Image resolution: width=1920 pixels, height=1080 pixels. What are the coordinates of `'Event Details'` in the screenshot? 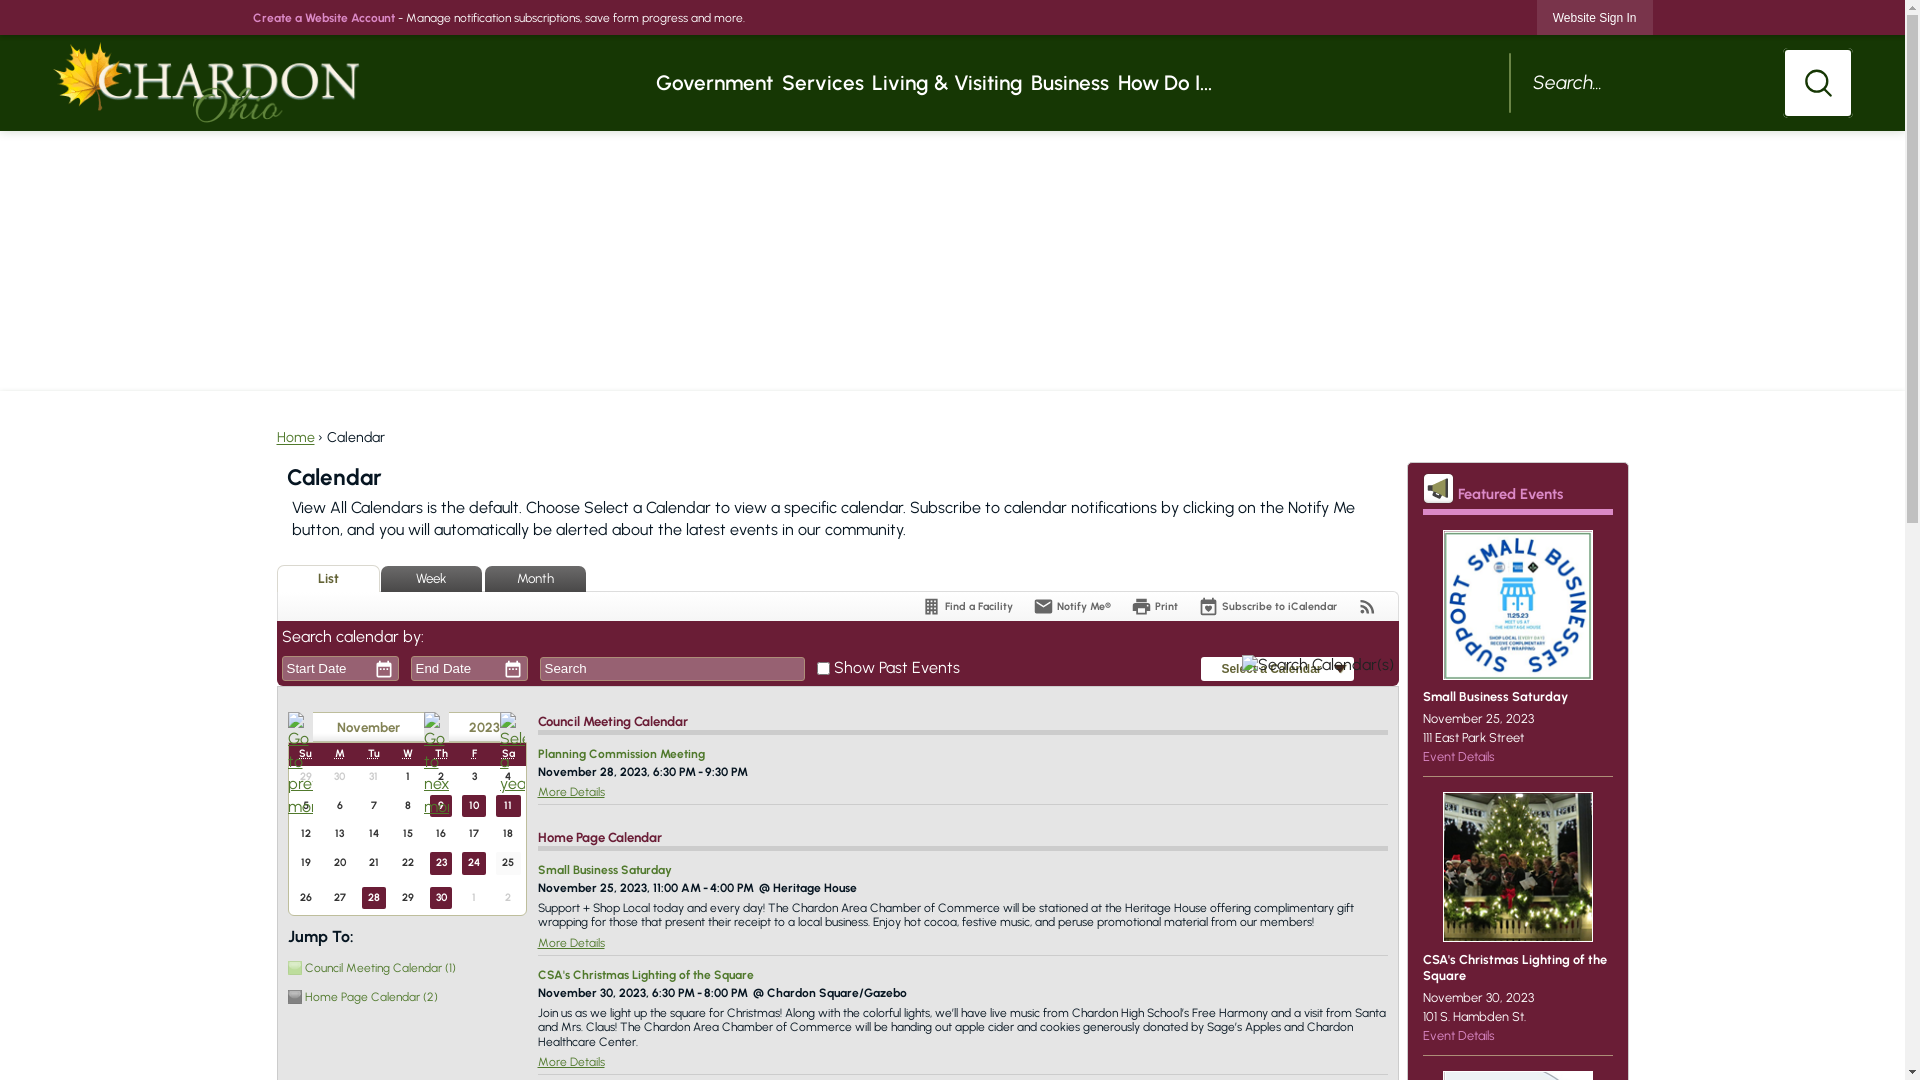 It's located at (1458, 1035).